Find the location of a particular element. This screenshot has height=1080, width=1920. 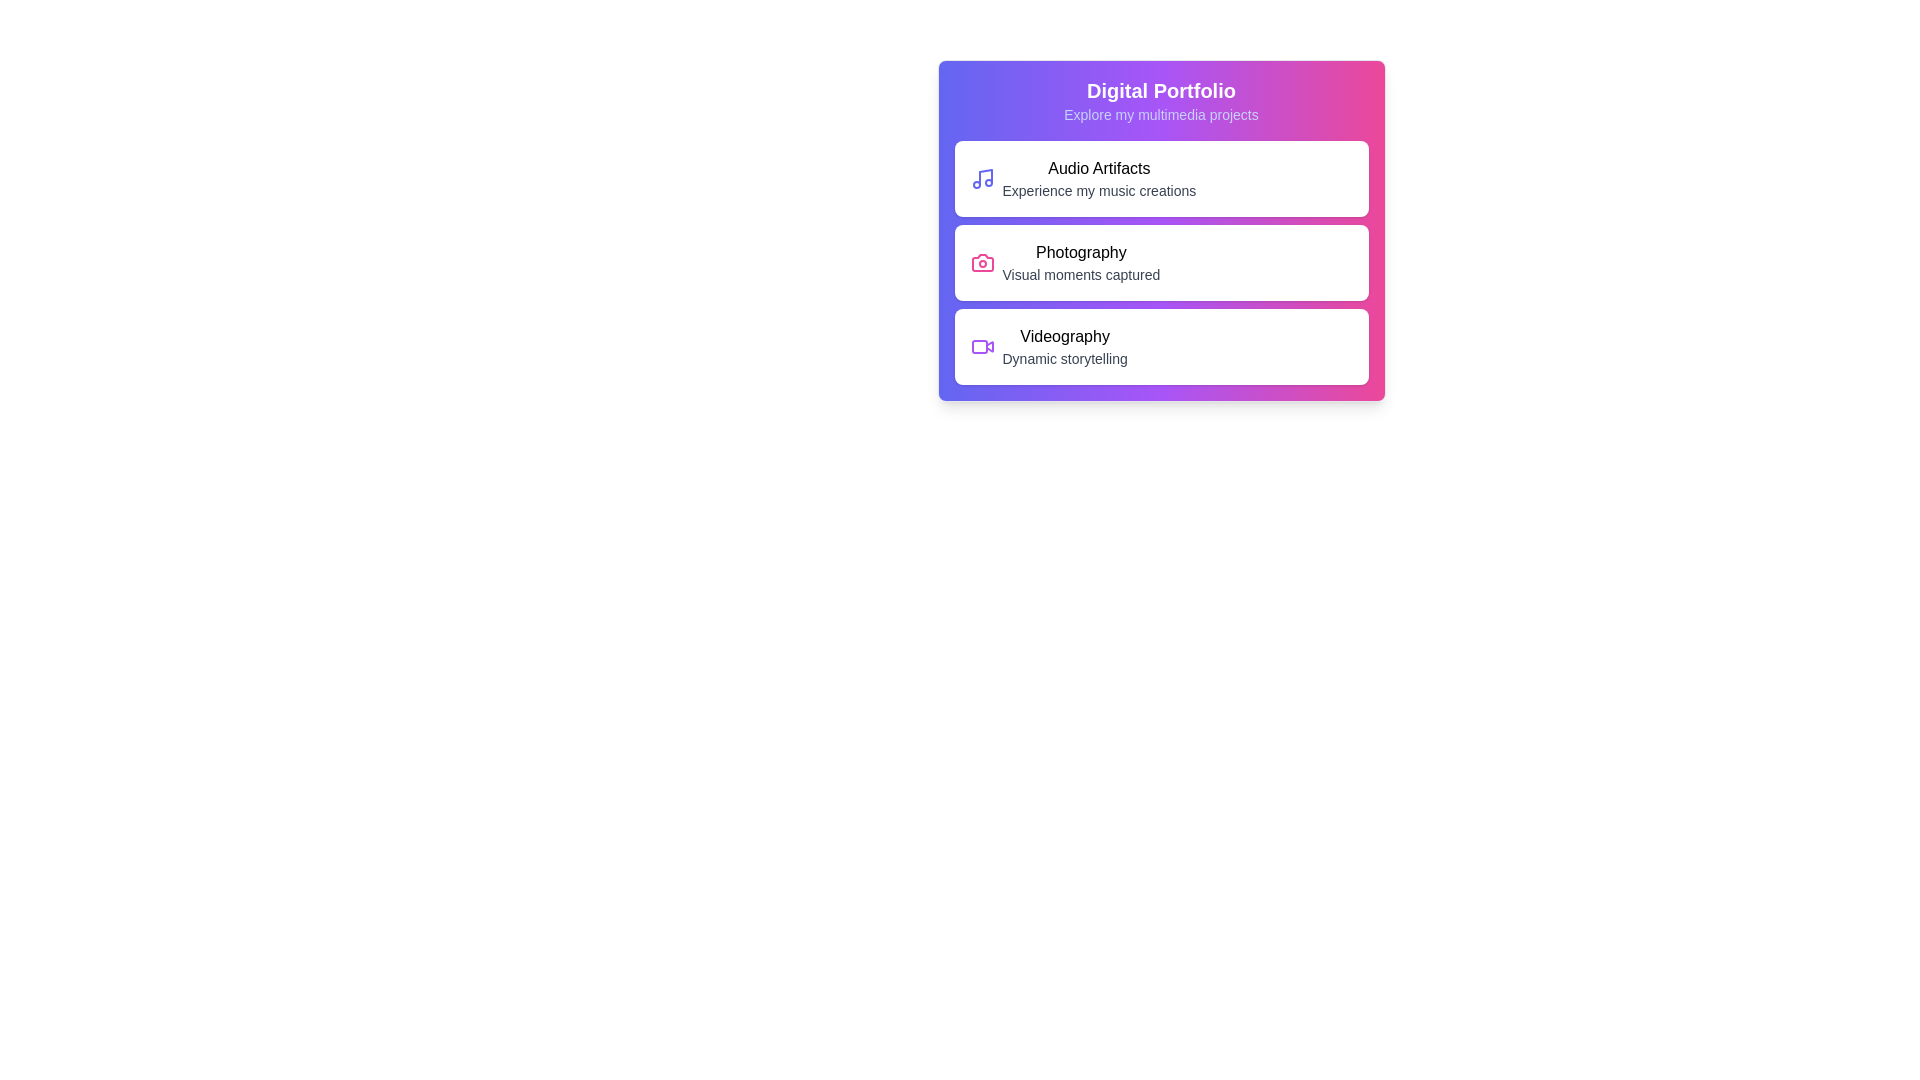

the Compound text element titled 'Audio Artifacts' which contains the description 'Experience my music creations' is located at coordinates (1098, 177).